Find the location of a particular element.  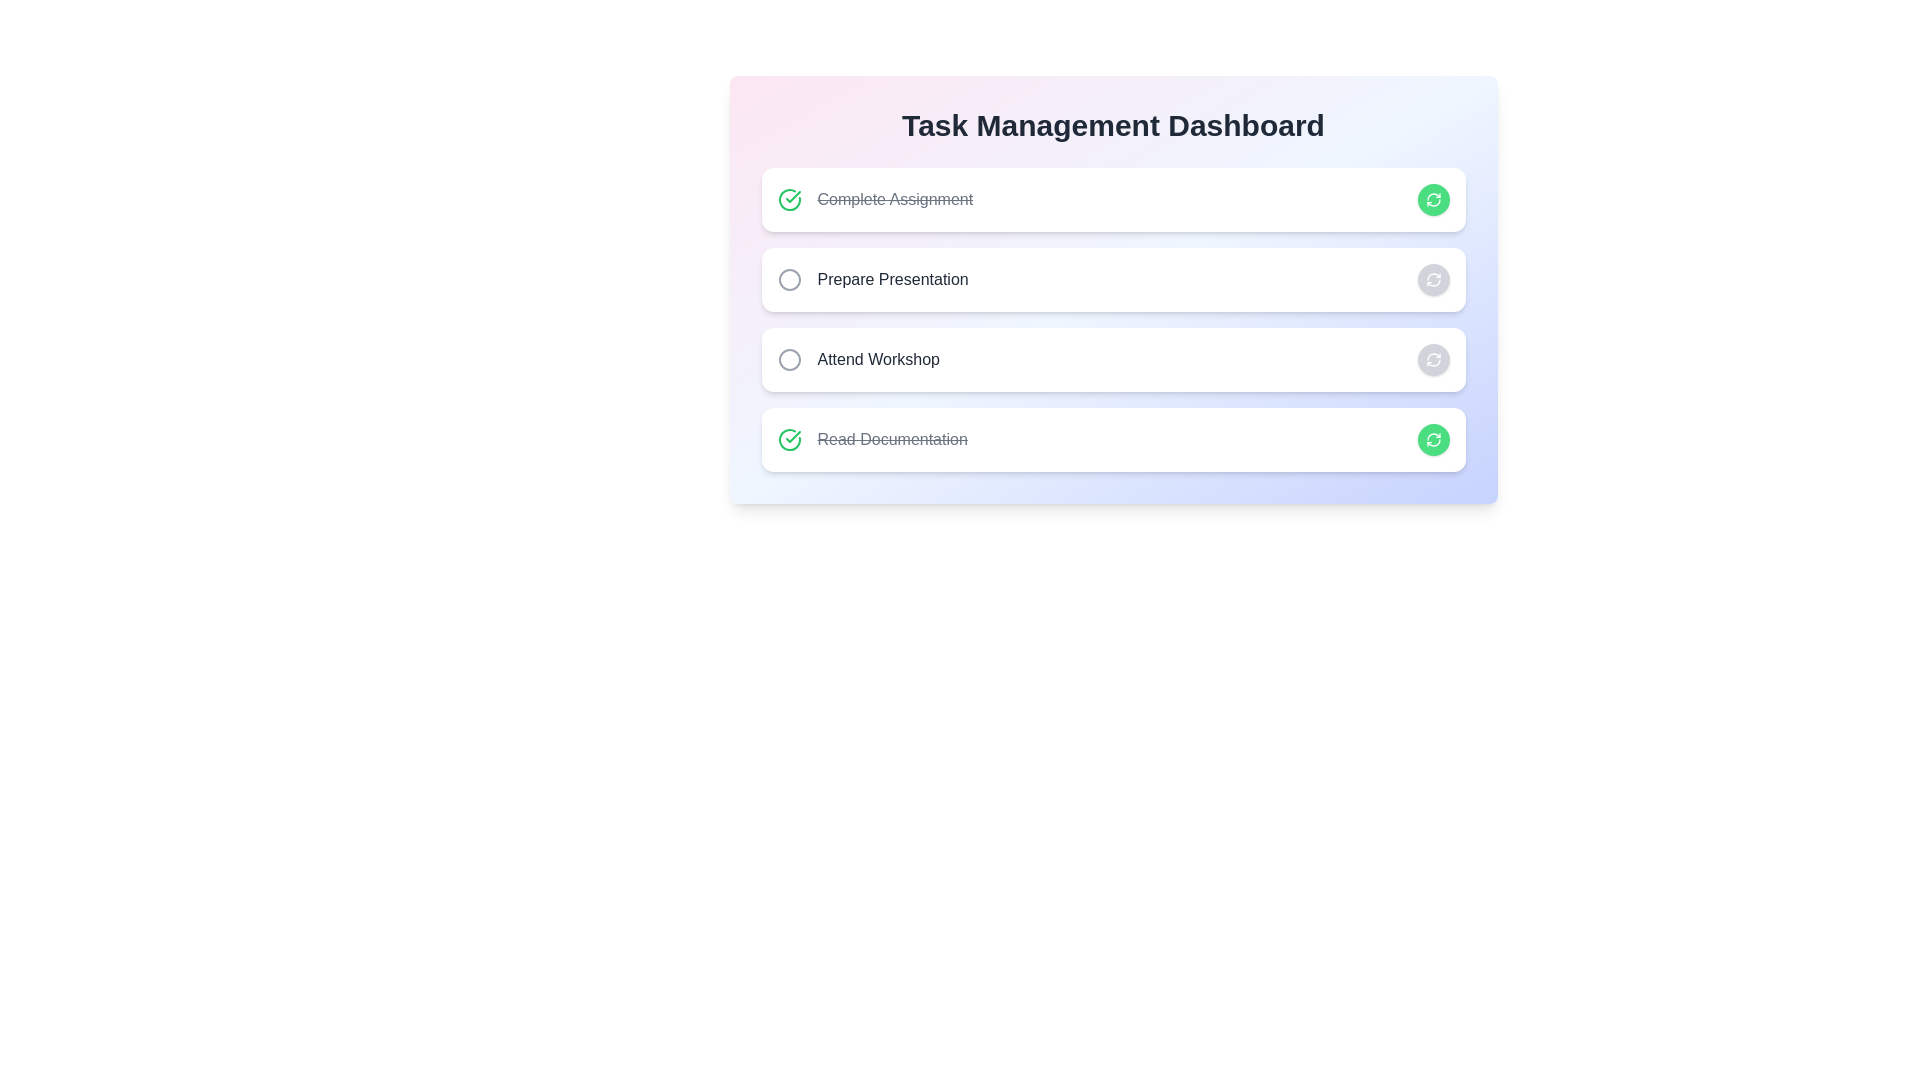

the button corresponding to Read Documentation is located at coordinates (1432, 438).